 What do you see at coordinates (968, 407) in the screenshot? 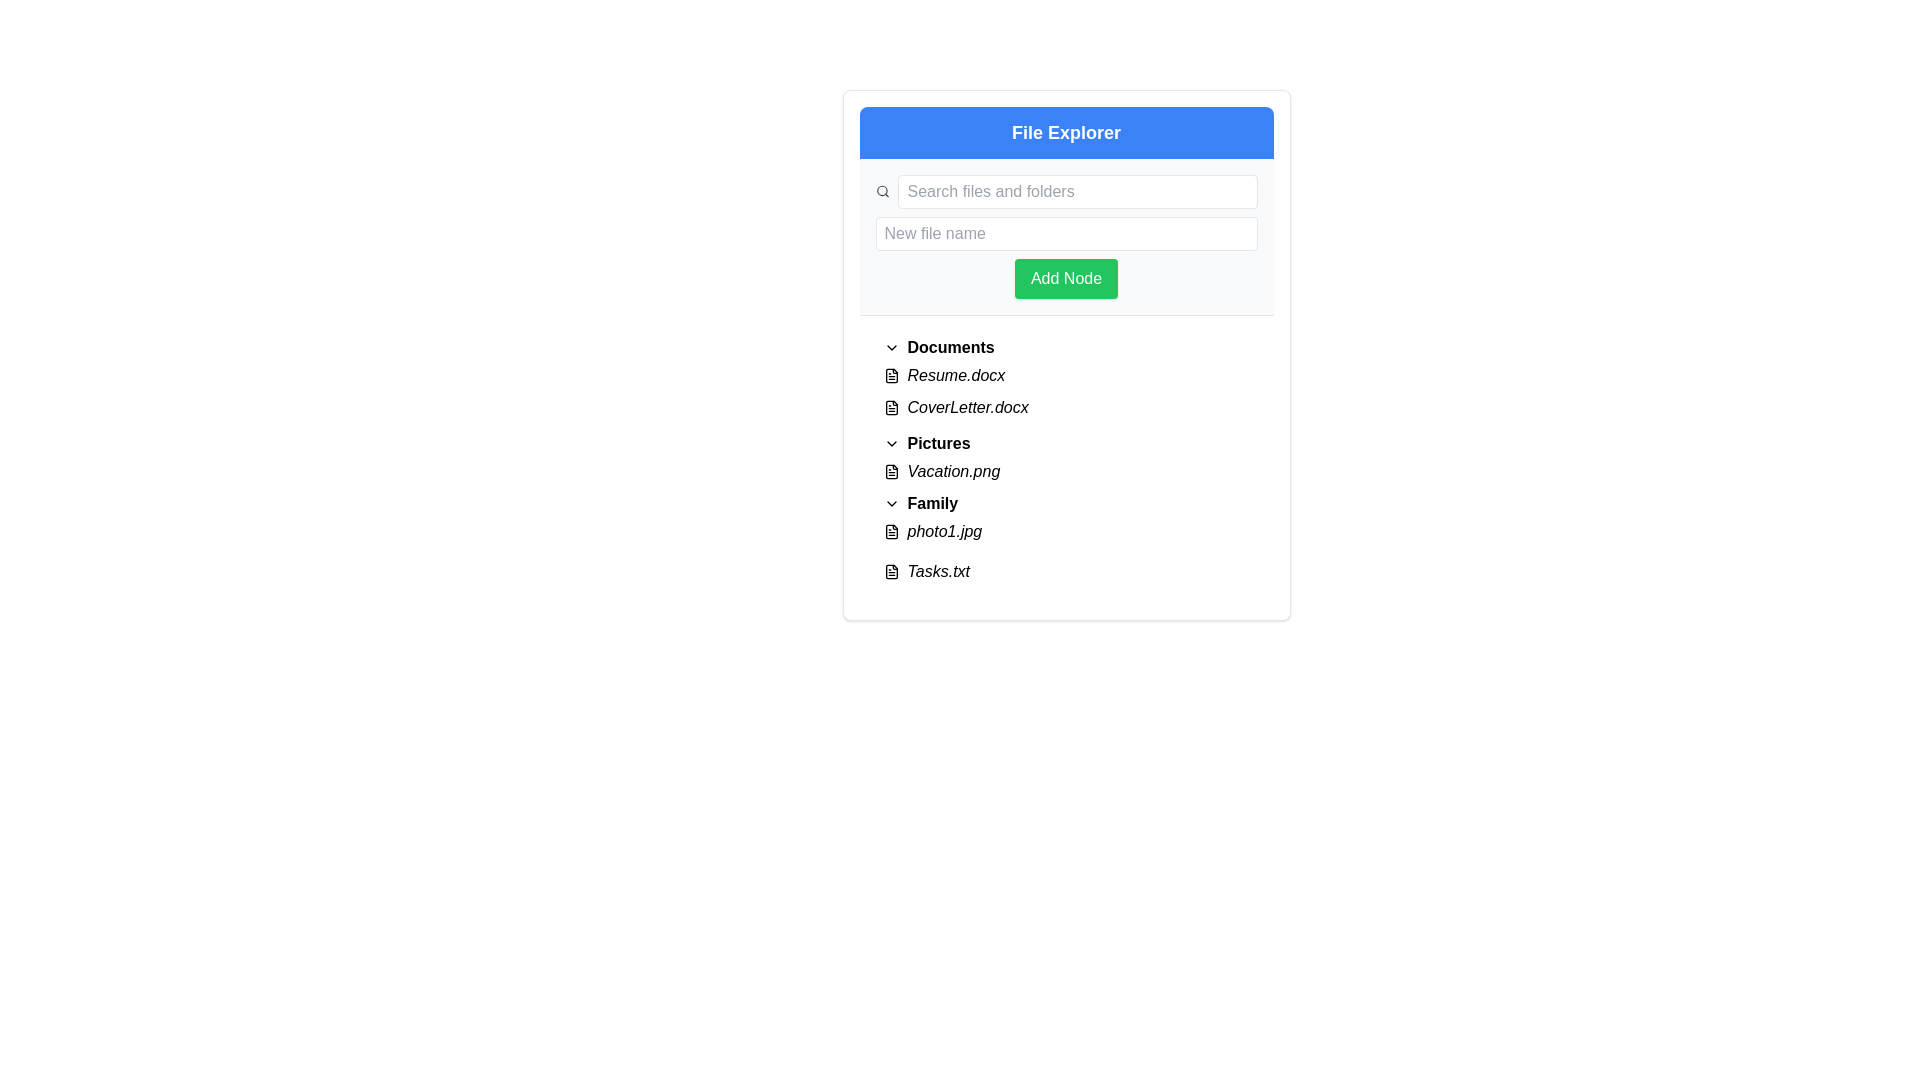
I see `the label representing the document named 'CoverLetter.docx' within the file explorer` at bounding box center [968, 407].